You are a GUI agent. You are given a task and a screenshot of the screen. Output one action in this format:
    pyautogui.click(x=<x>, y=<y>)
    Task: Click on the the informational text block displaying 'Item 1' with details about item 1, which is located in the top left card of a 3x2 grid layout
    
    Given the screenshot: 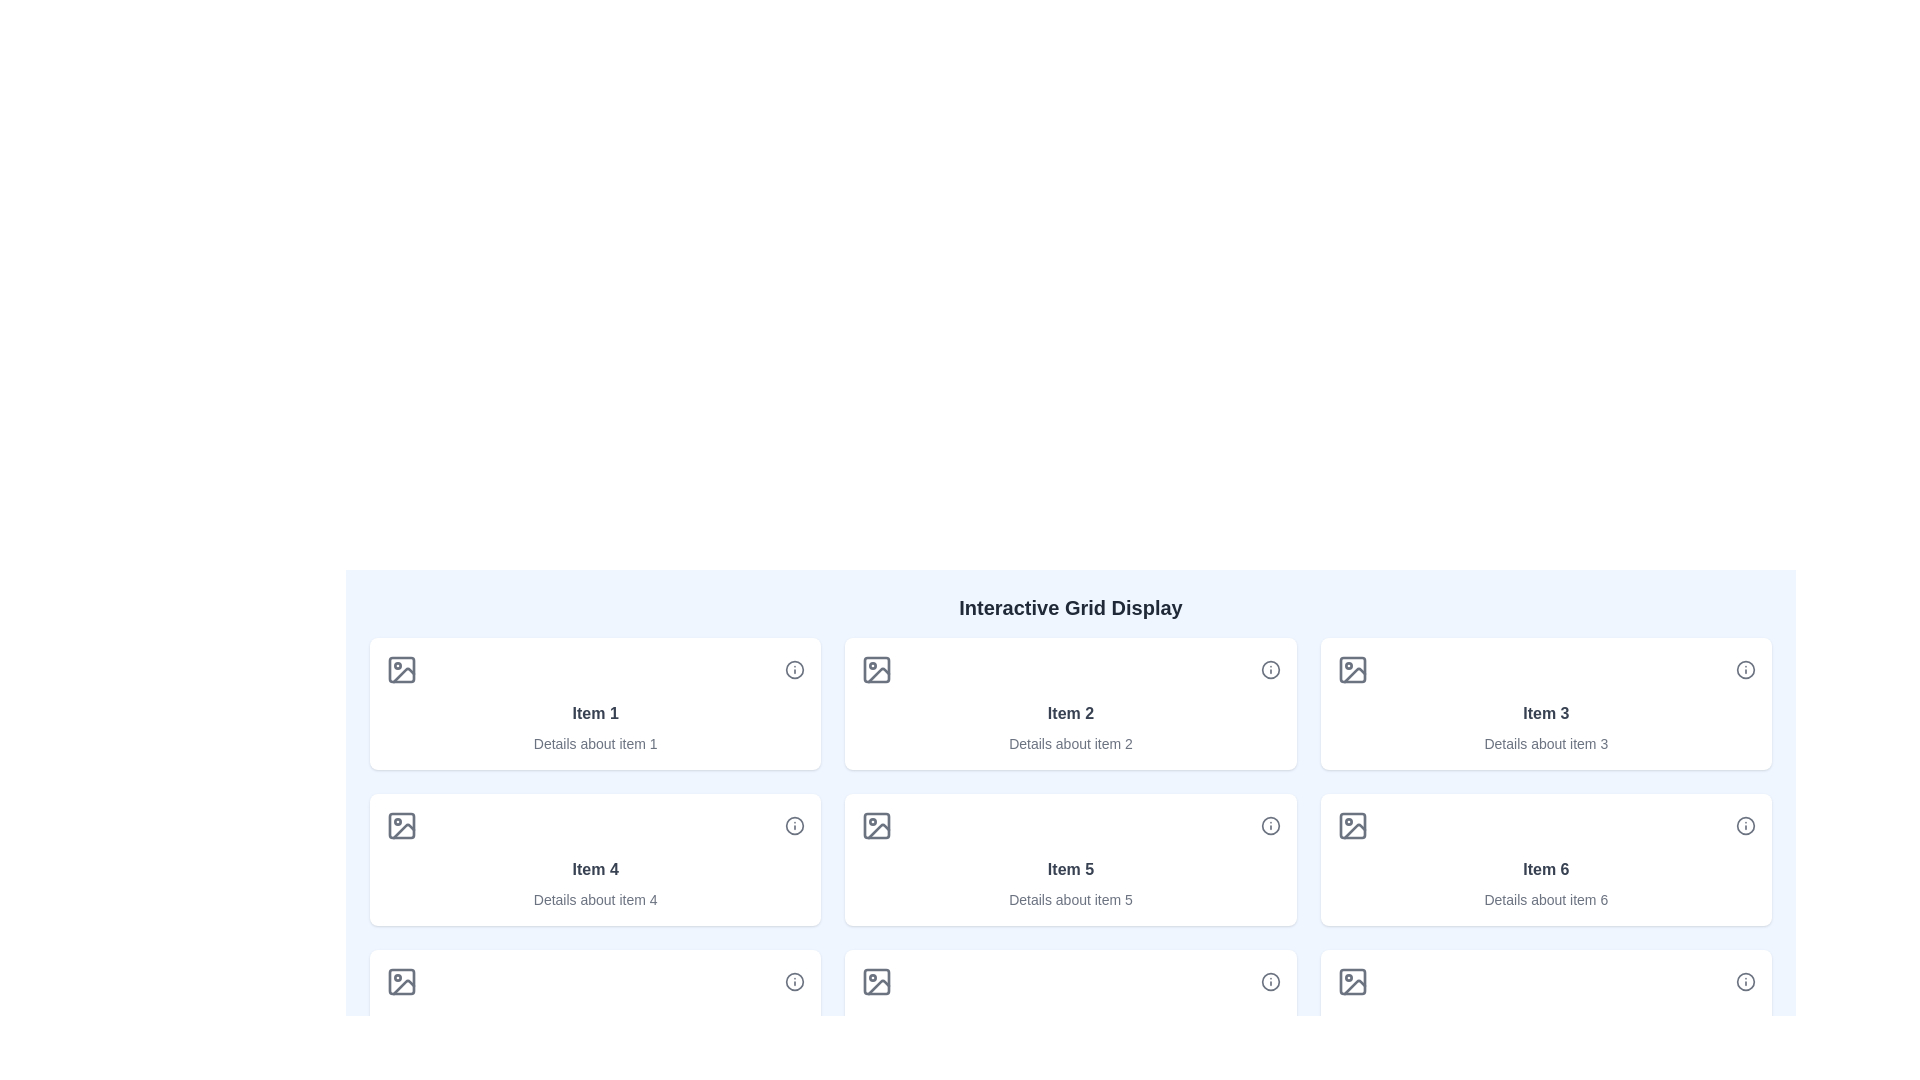 What is the action you would take?
    pyautogui.click(x=594, y=728)
    